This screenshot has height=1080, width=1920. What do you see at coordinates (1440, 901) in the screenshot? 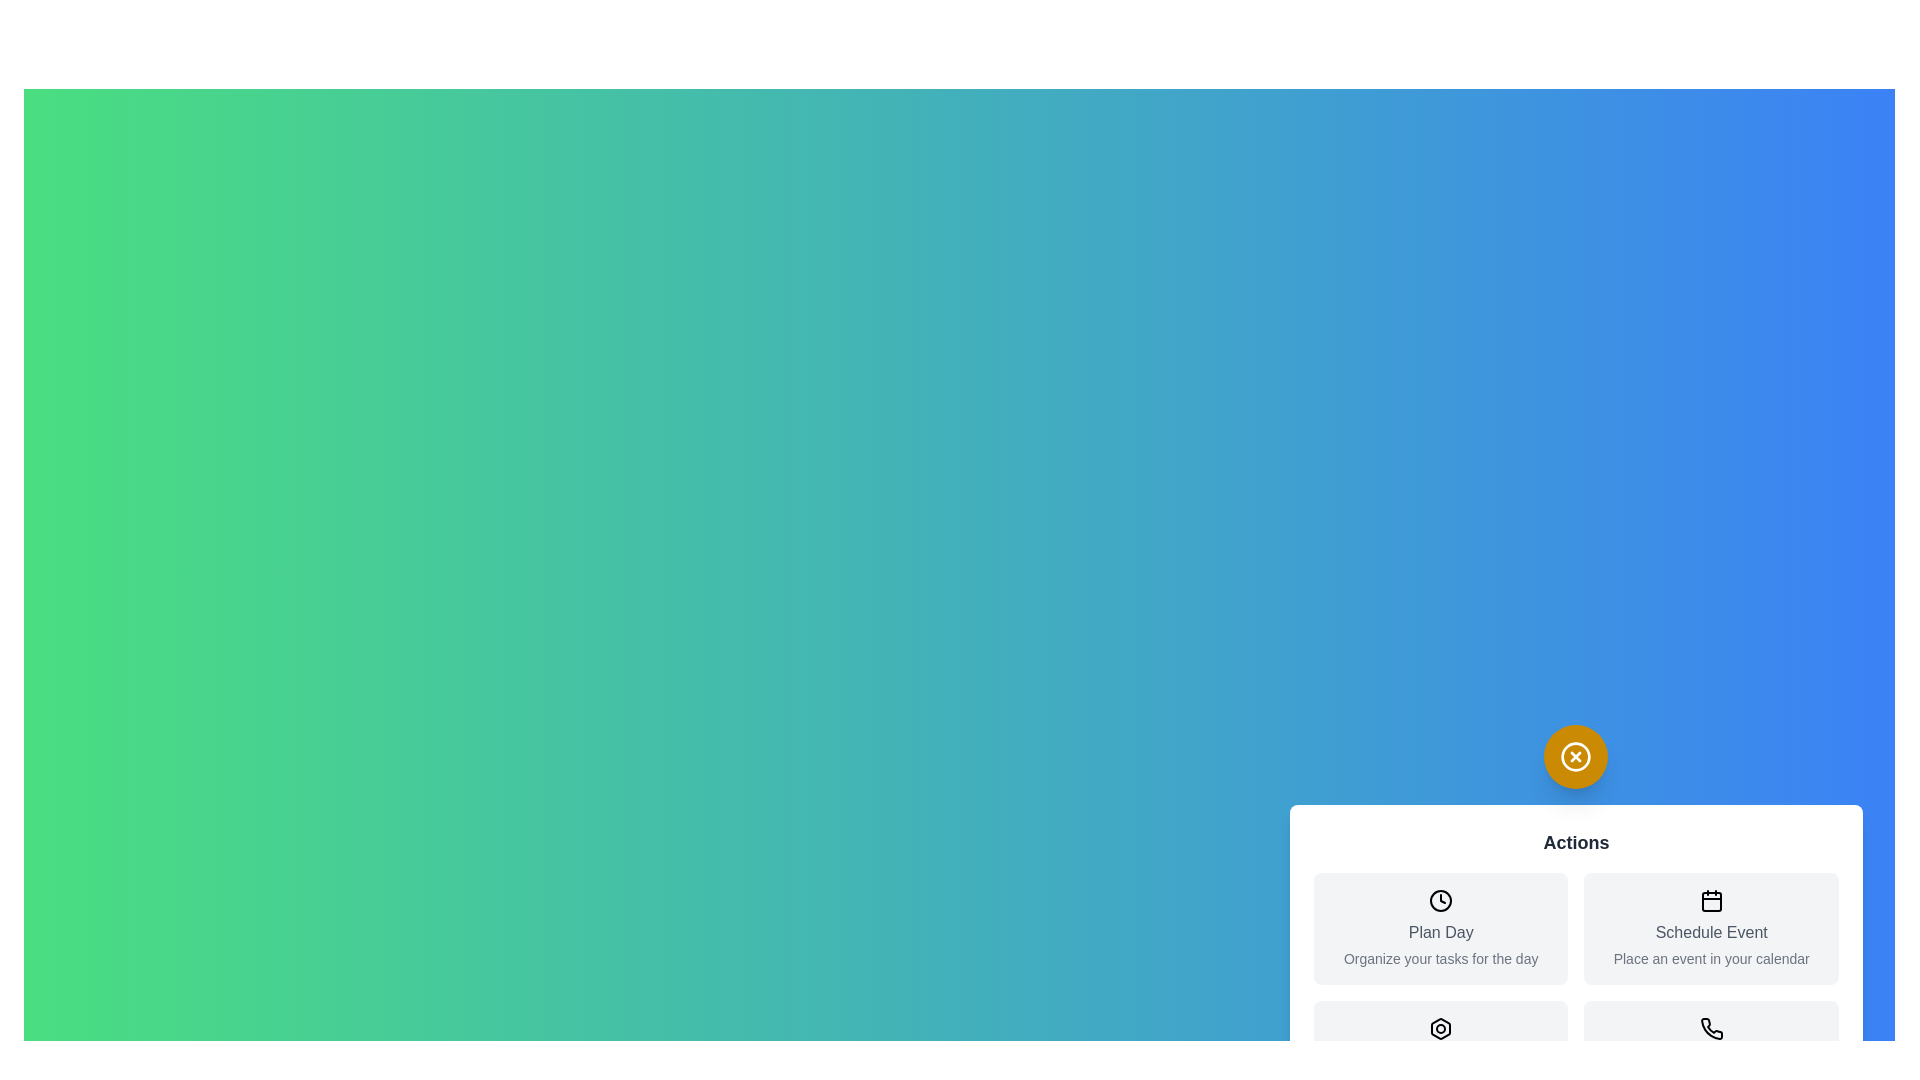
I see `the icon corresponding to Plan Day` at bounding box center [1440, 901].